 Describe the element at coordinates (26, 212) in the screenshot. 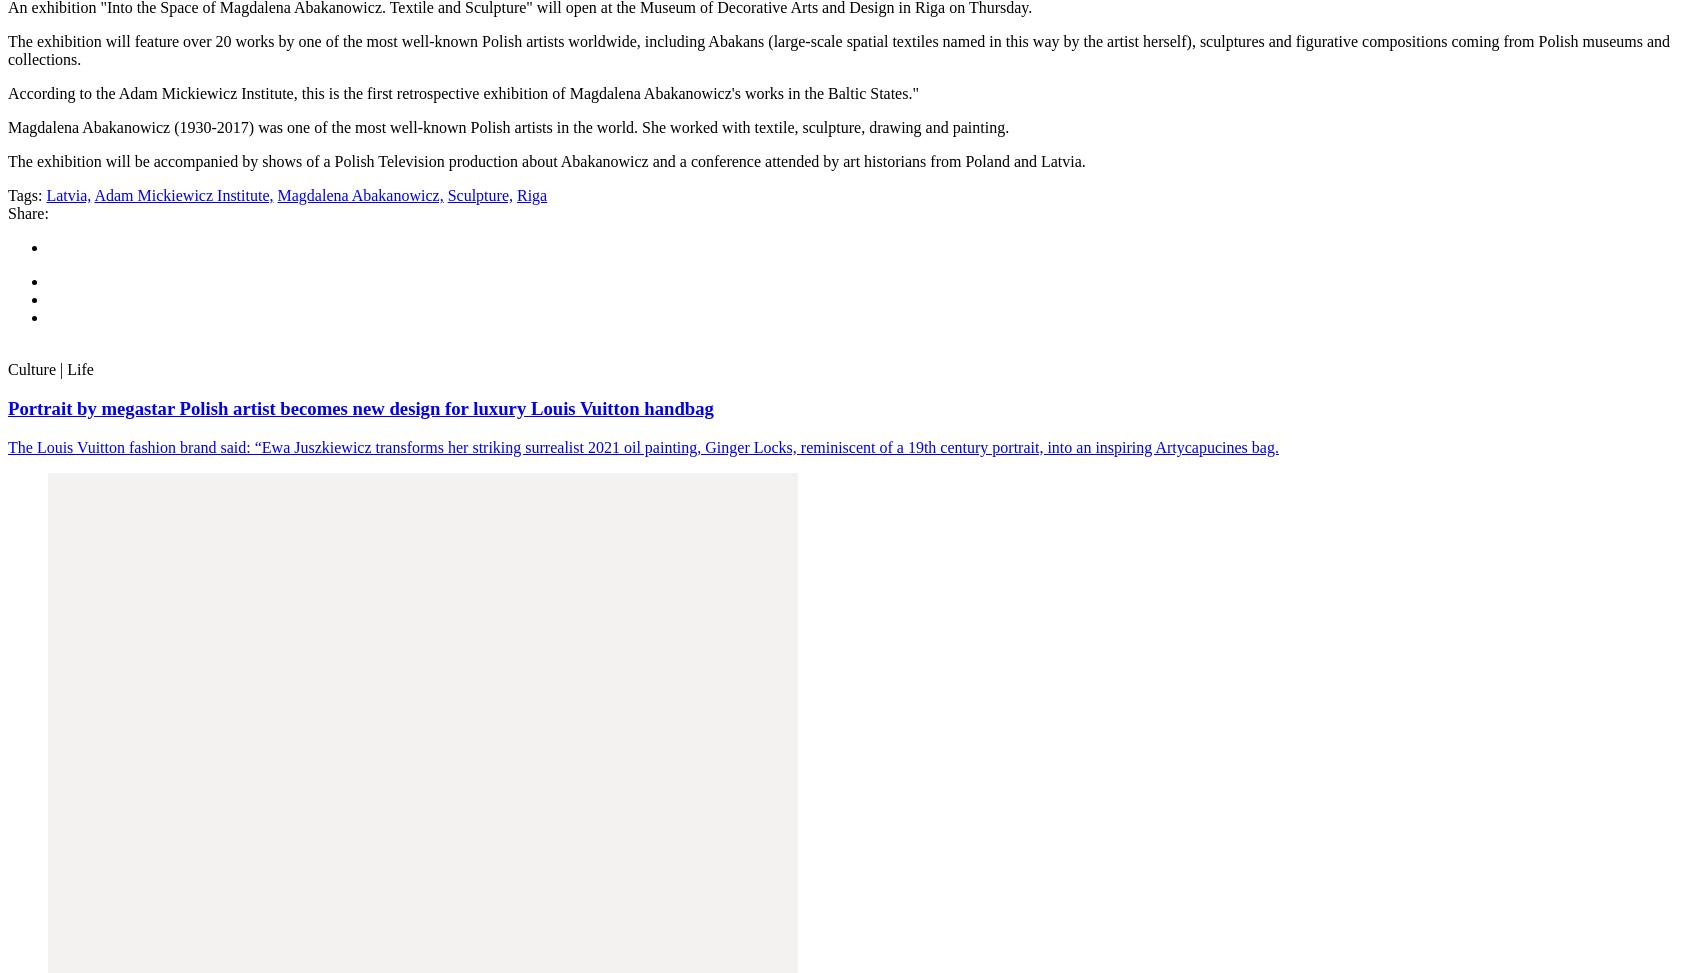

I see `'Share:'` at that location.